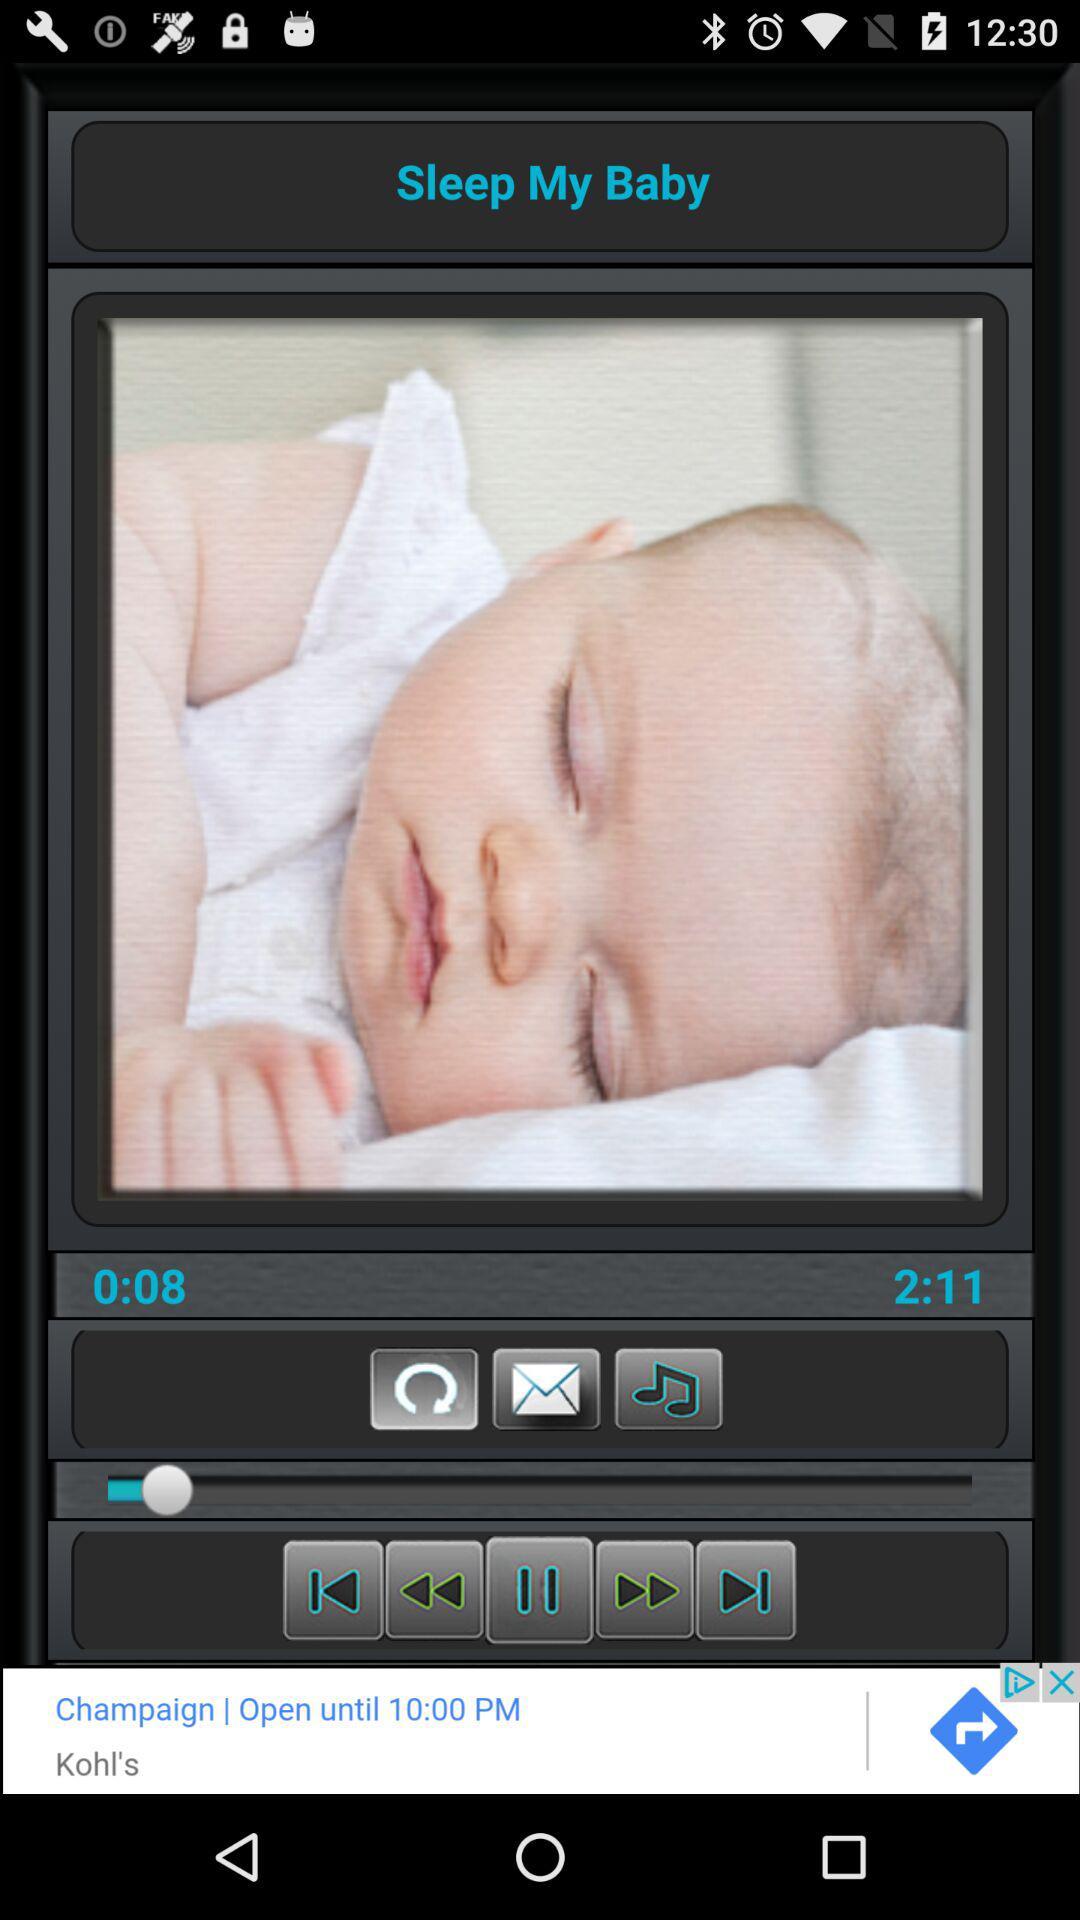 This screenshot has width=1080, height=1920. What do you see at coordinates (538, 1589) in the screenshot?
I see `pause` at bounding box center [538, 1589].